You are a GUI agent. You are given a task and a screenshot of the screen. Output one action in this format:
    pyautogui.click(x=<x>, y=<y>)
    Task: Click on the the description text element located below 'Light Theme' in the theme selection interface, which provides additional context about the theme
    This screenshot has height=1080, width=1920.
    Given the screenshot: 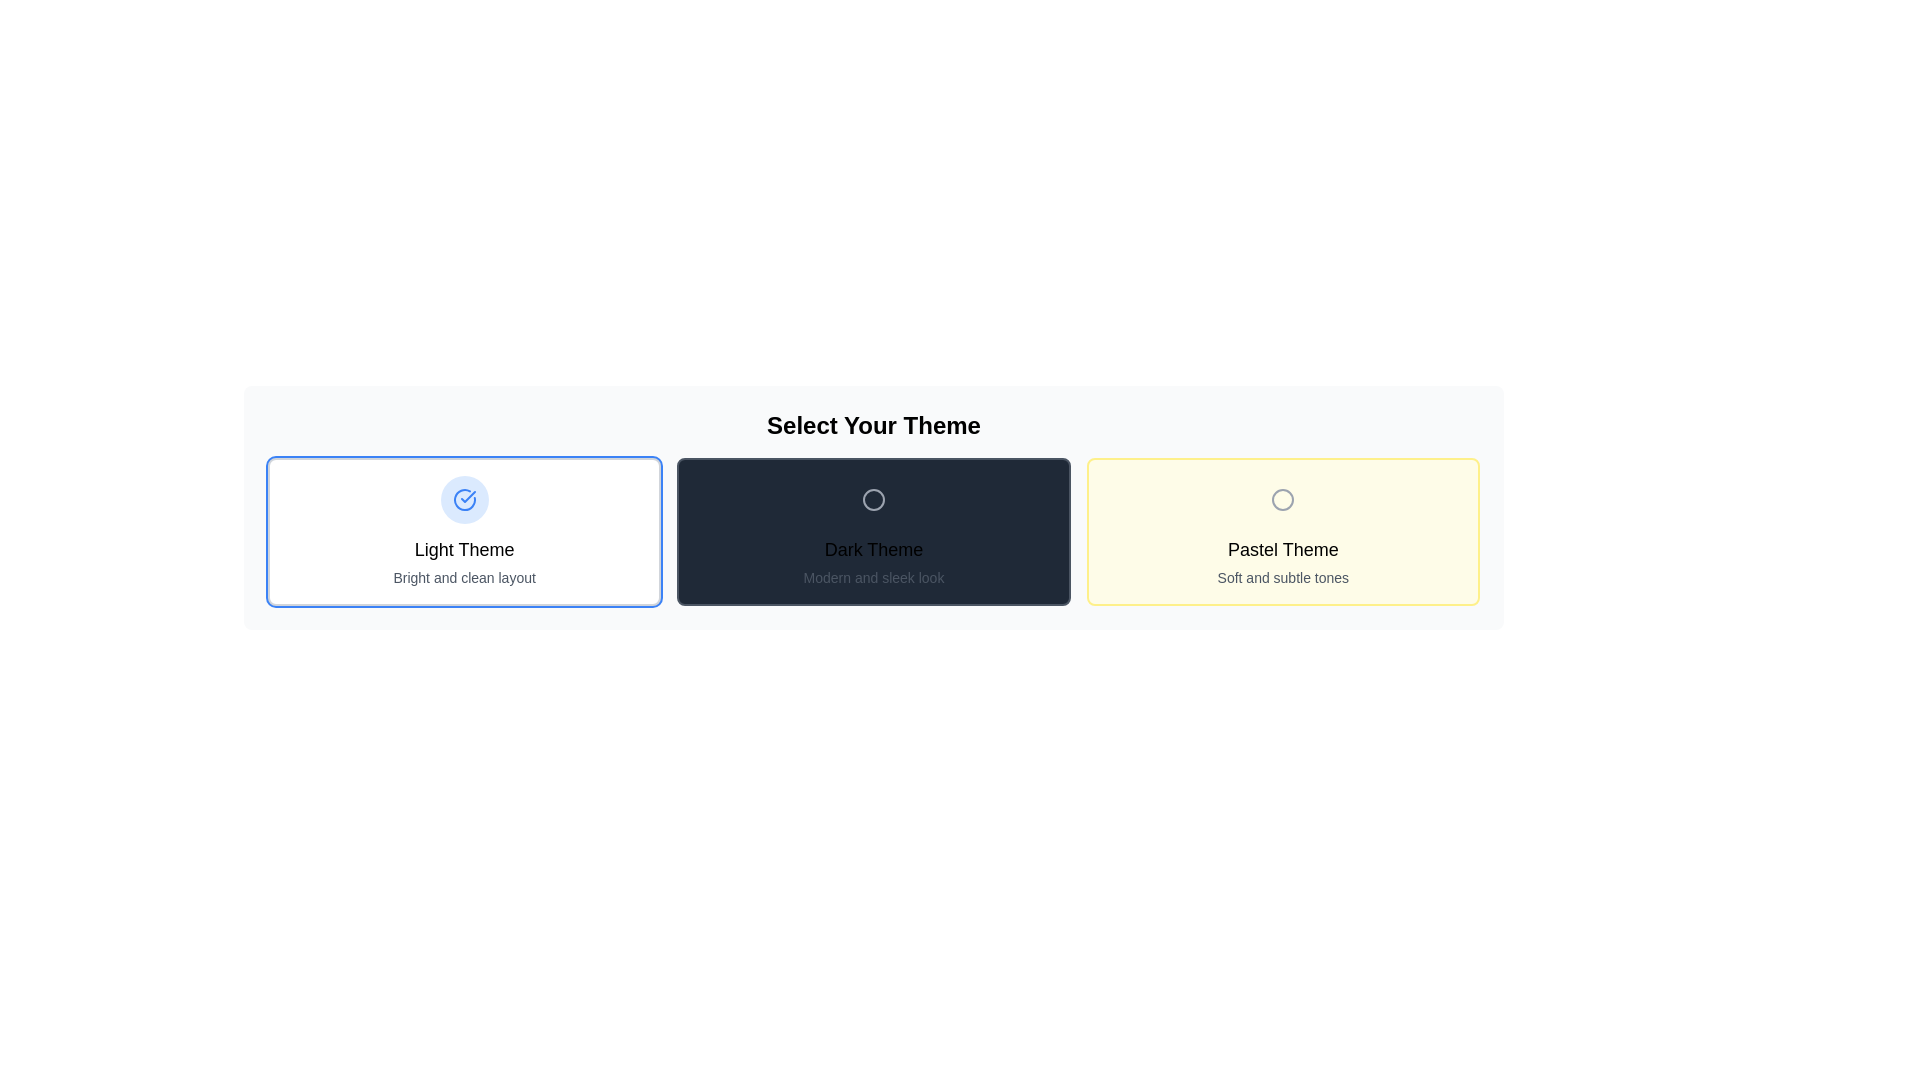 What is the action you would take?
    pyautogui.click(x=463, y=578)
    